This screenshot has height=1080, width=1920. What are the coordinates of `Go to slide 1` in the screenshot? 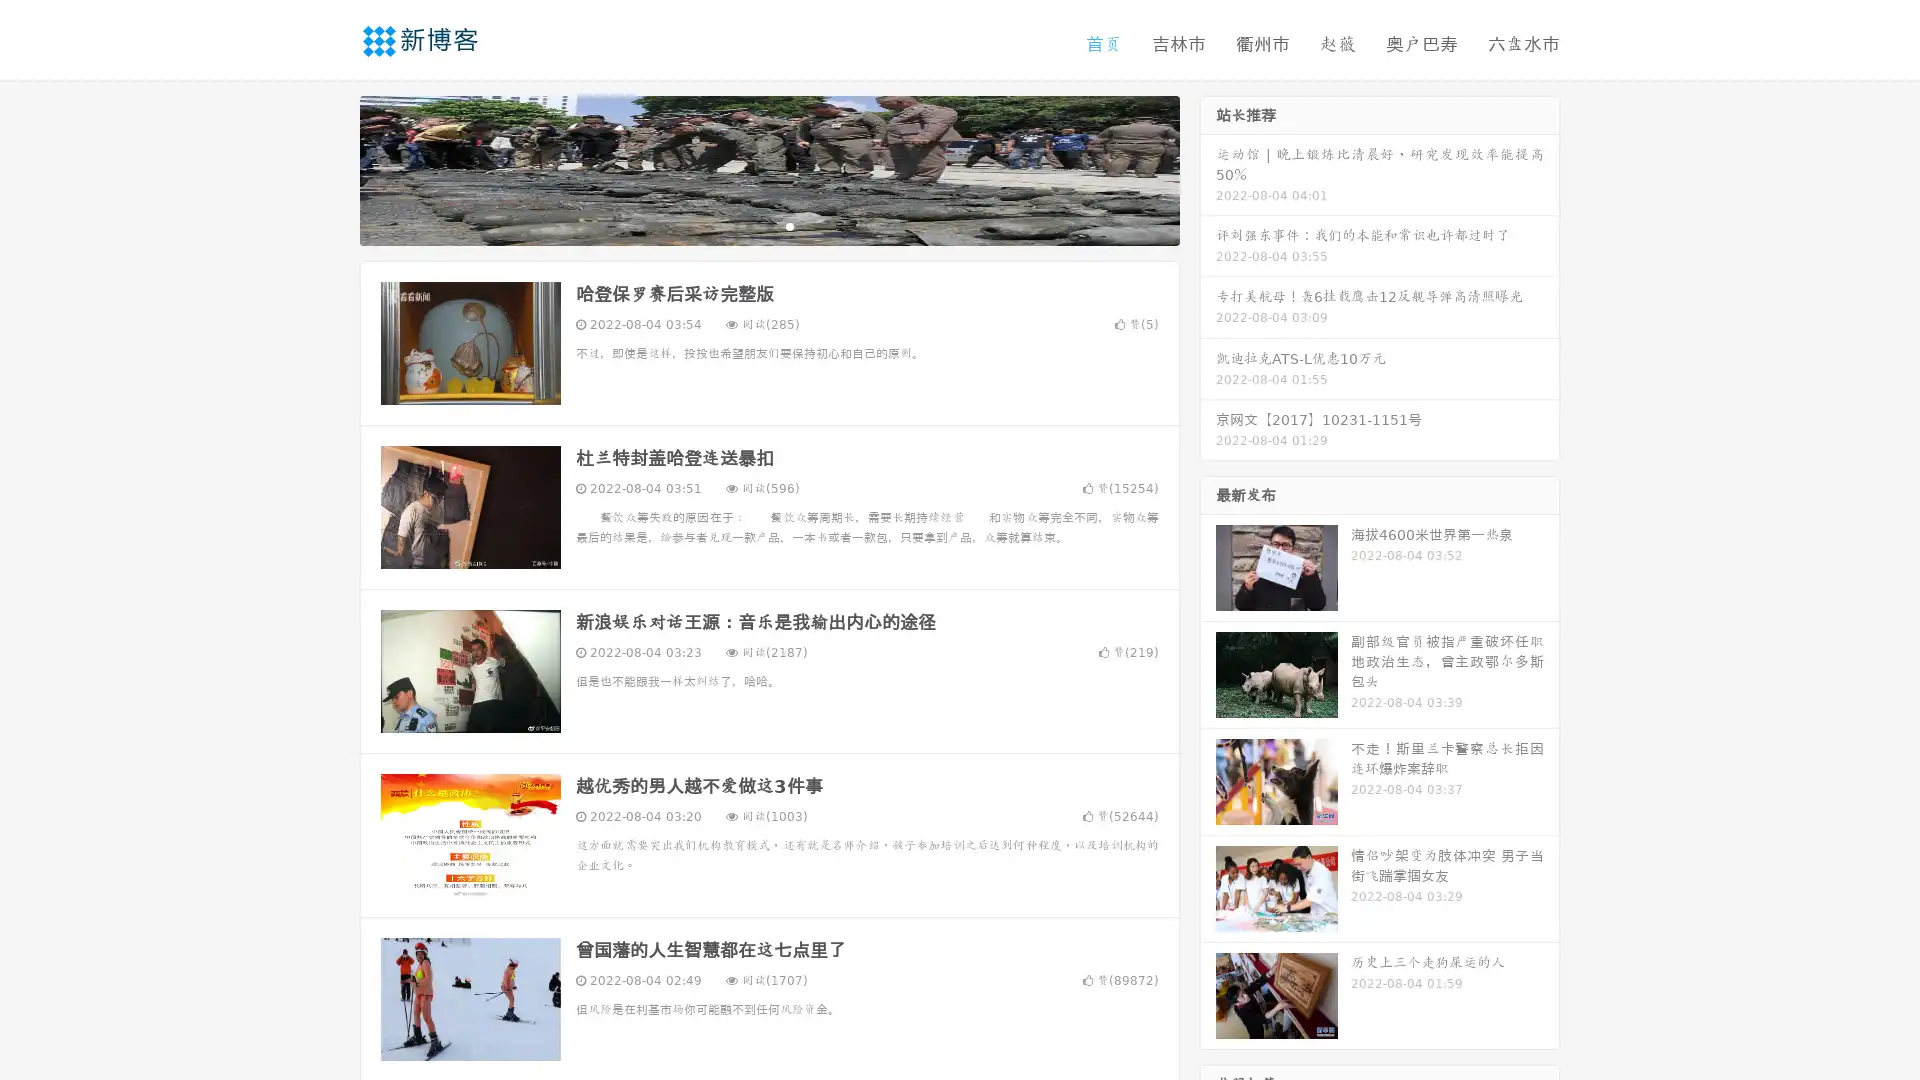 It's located at (748, 225).